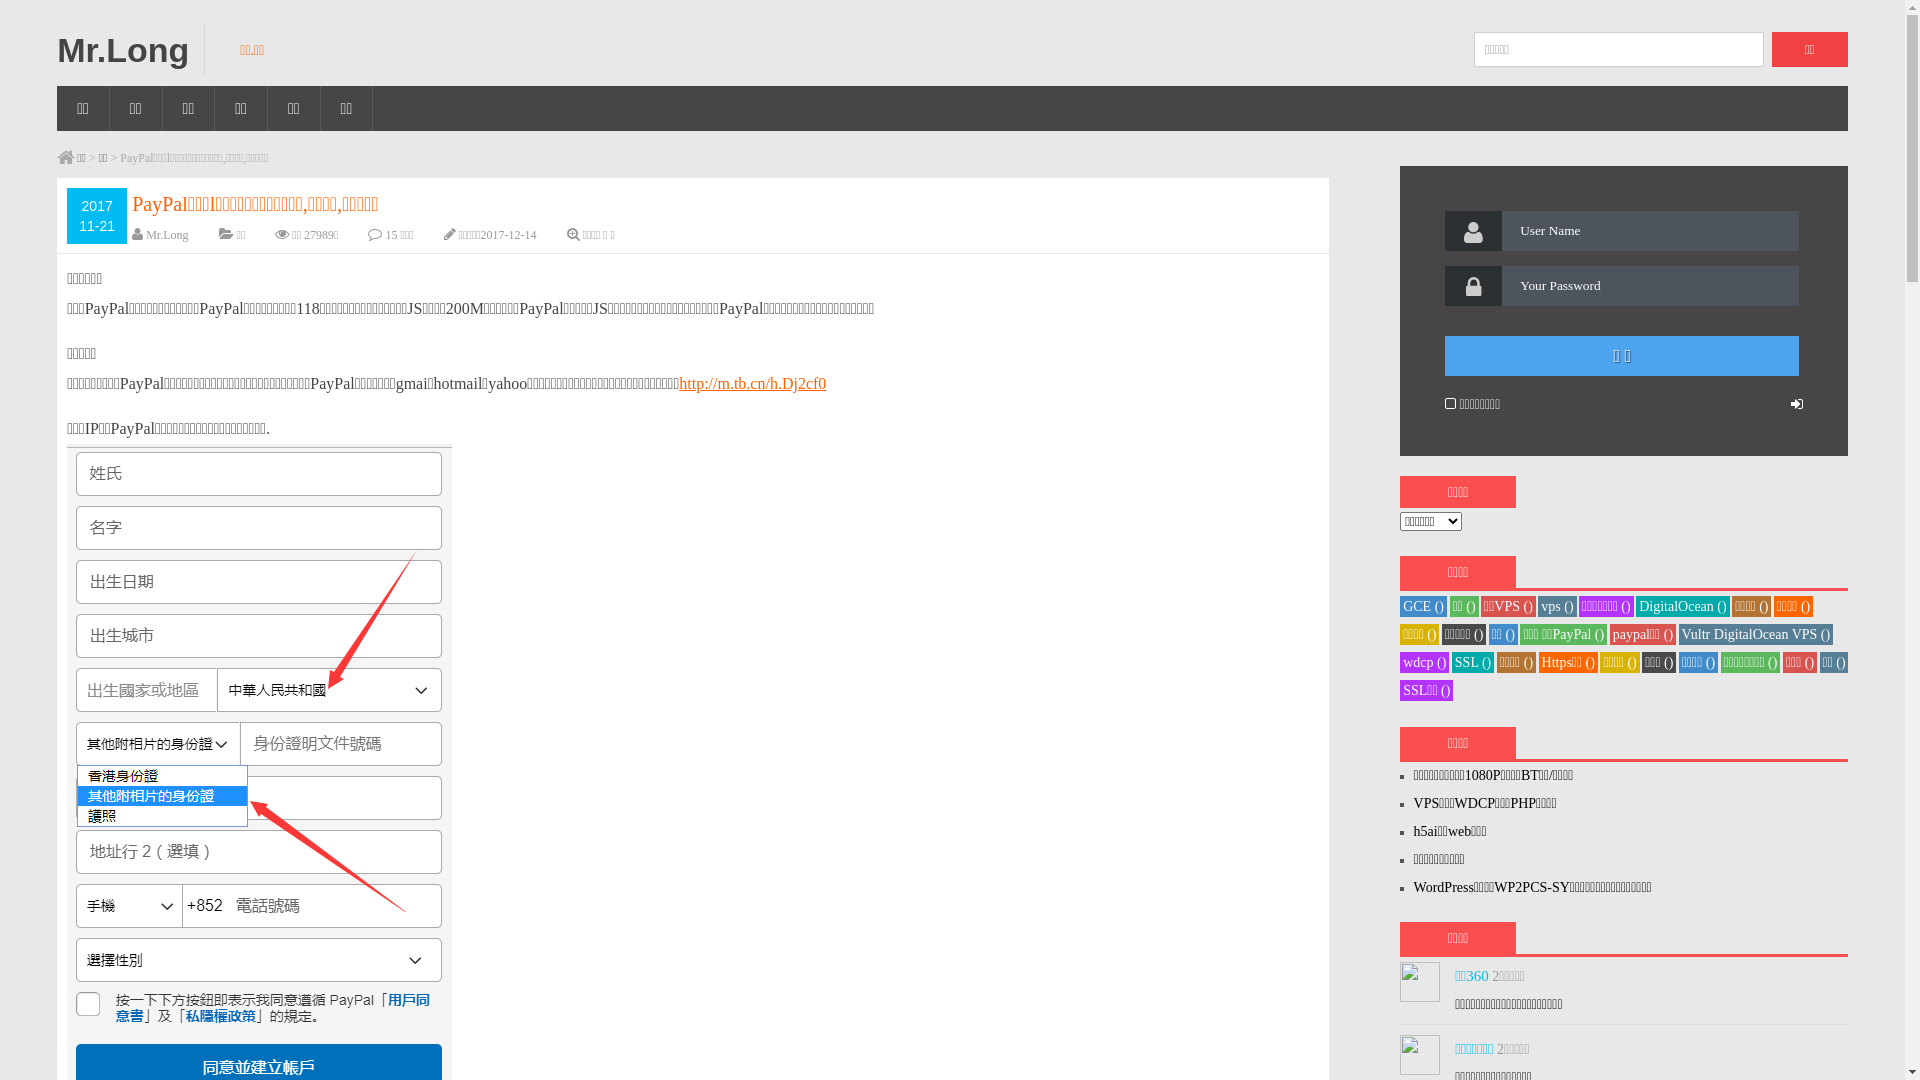  I want to click on 'SSL ()', so click(1473, 662).